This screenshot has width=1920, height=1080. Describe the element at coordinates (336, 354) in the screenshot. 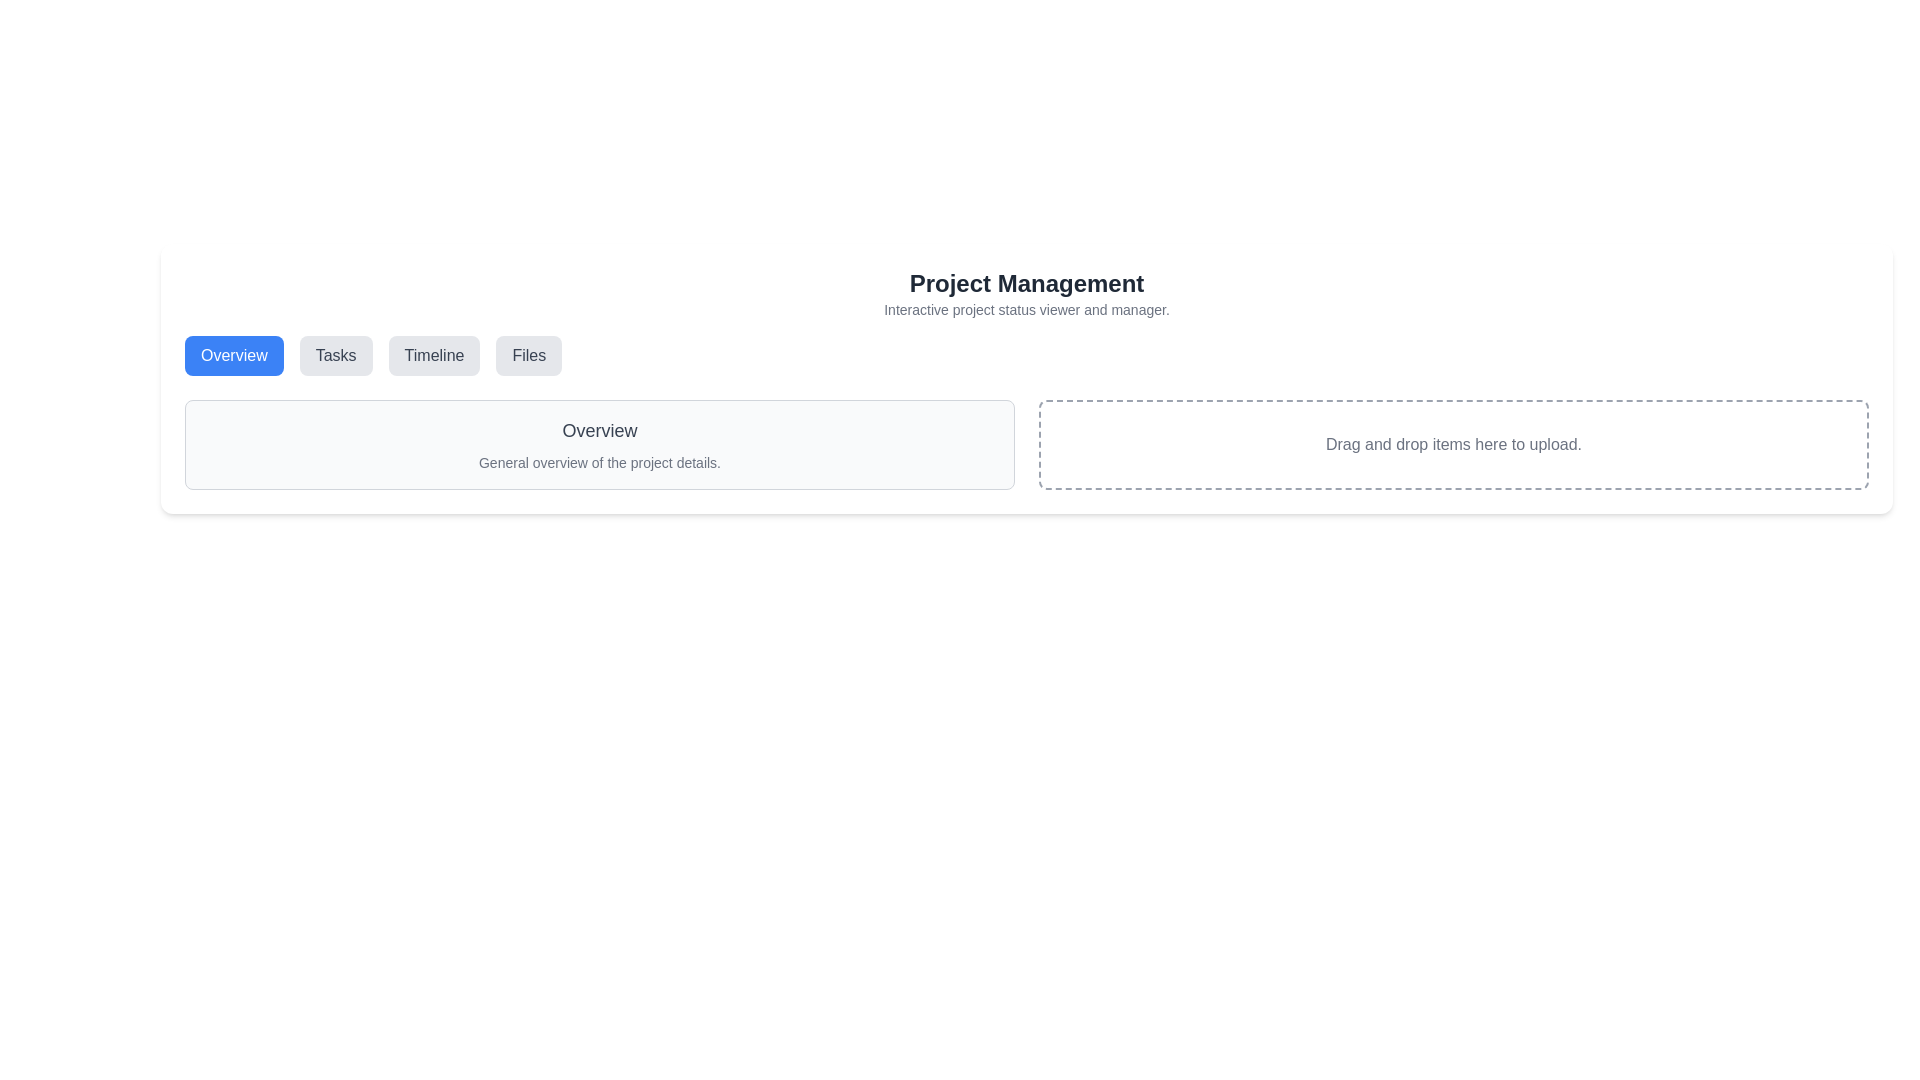

I see `the second button from the left labeled 'Tasks'` at that location.